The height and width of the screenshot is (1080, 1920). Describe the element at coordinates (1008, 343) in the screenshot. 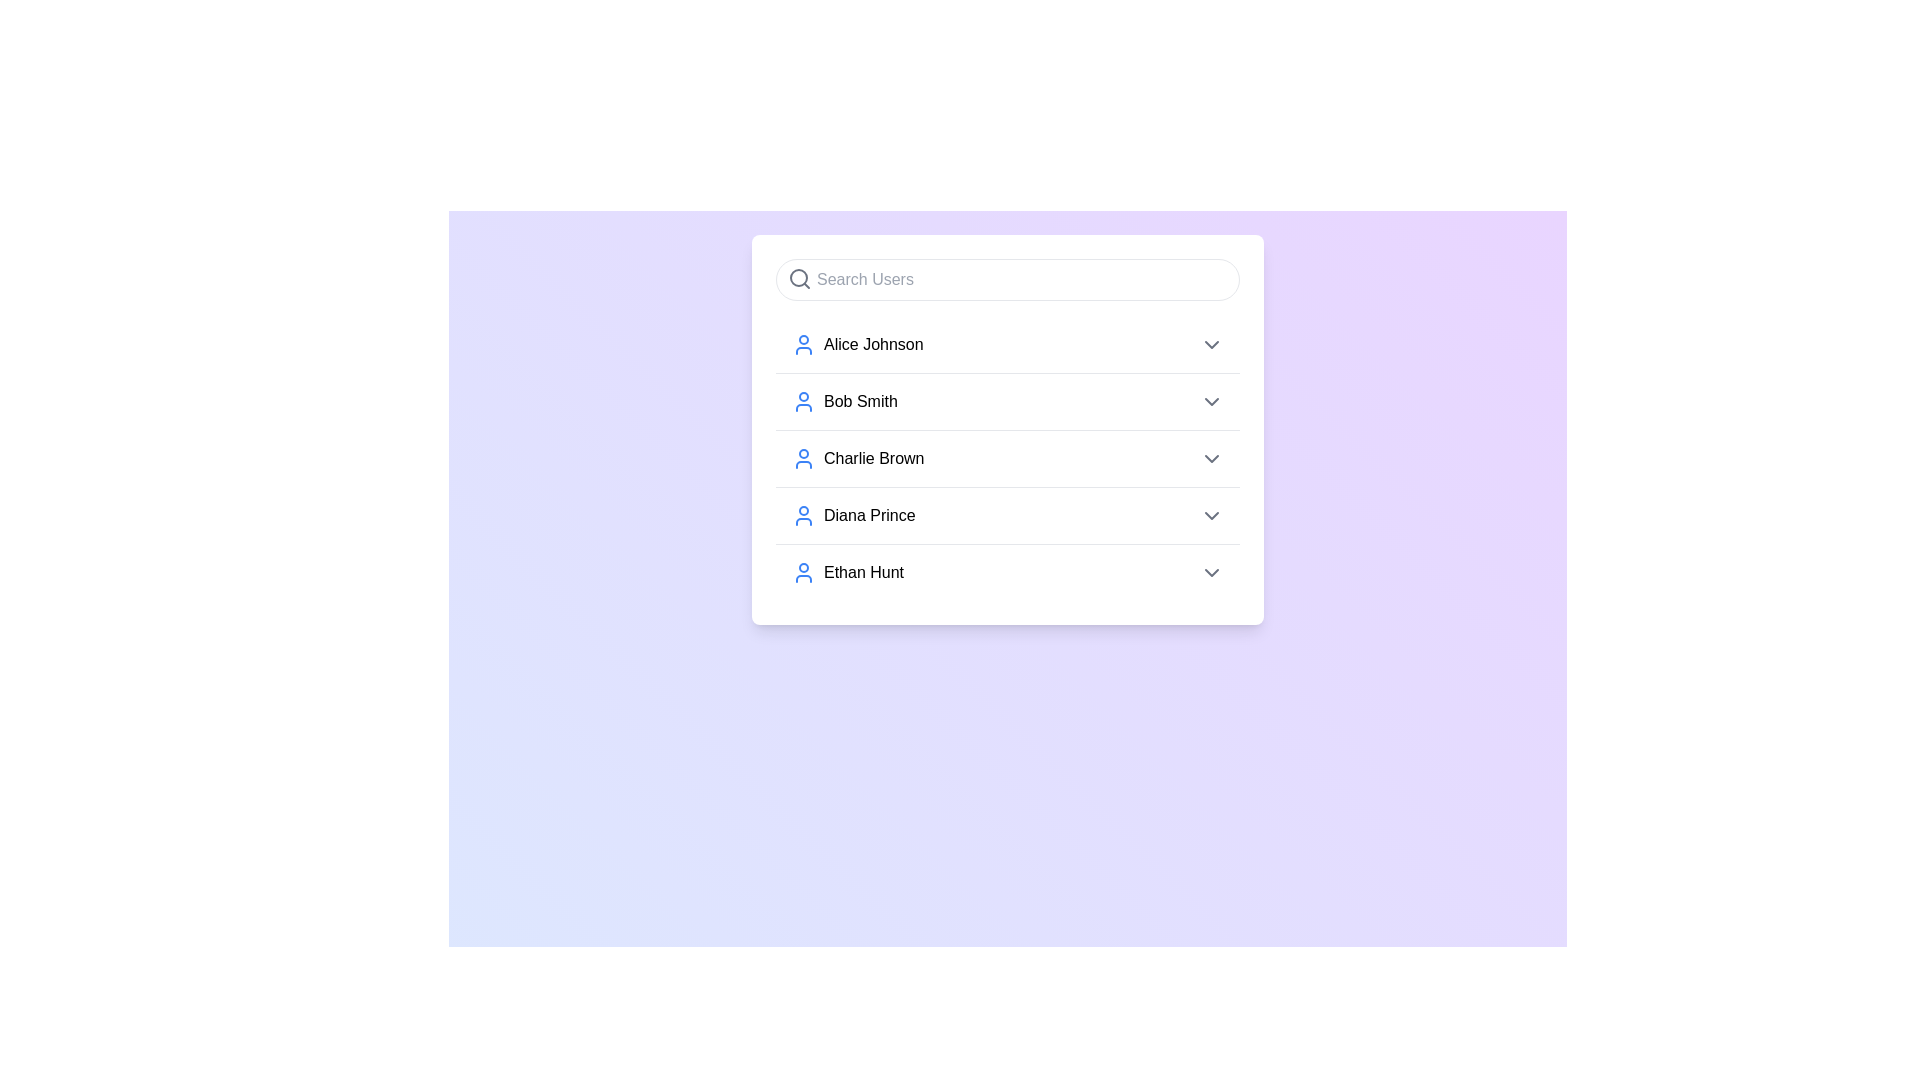

I see `the first item in the vertical list of user options in the dropdown menu` at that location.